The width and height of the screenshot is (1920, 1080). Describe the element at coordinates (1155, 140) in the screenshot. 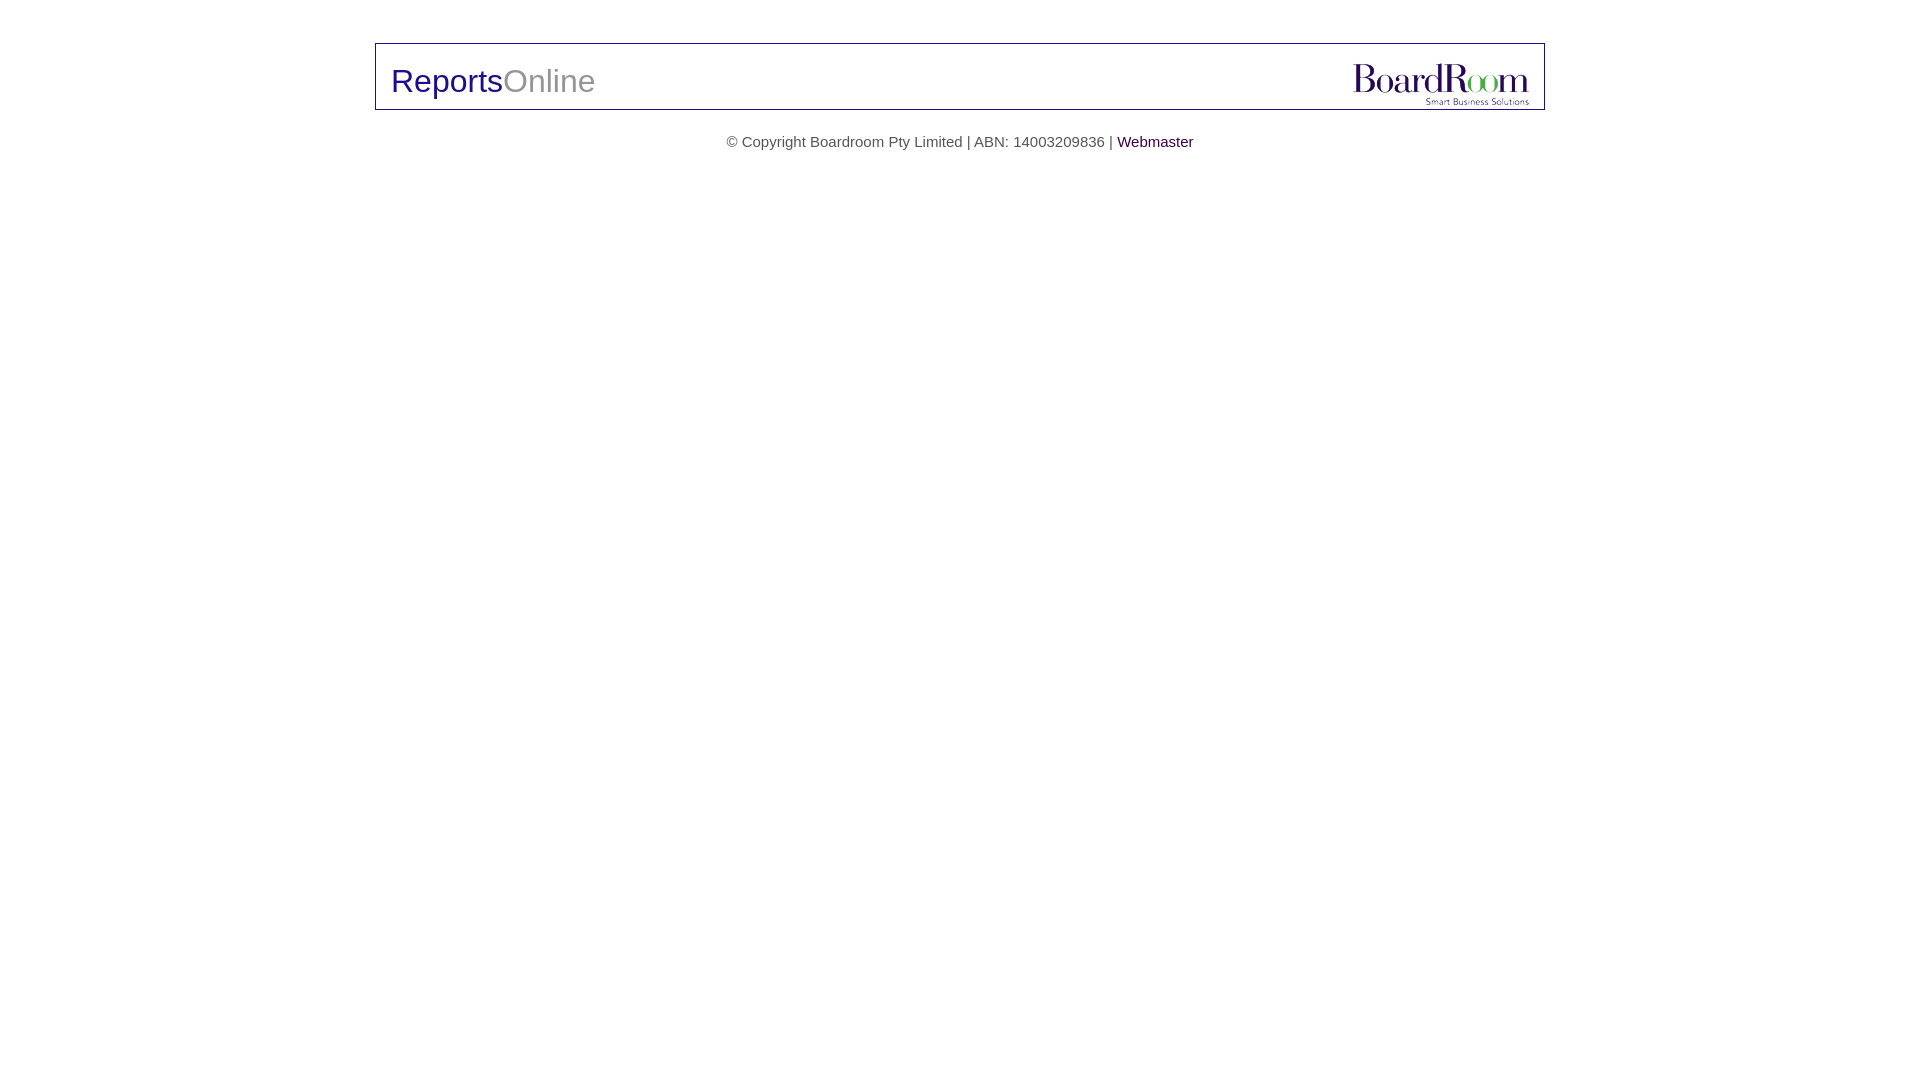

I see `'Webmaster'` at that location.